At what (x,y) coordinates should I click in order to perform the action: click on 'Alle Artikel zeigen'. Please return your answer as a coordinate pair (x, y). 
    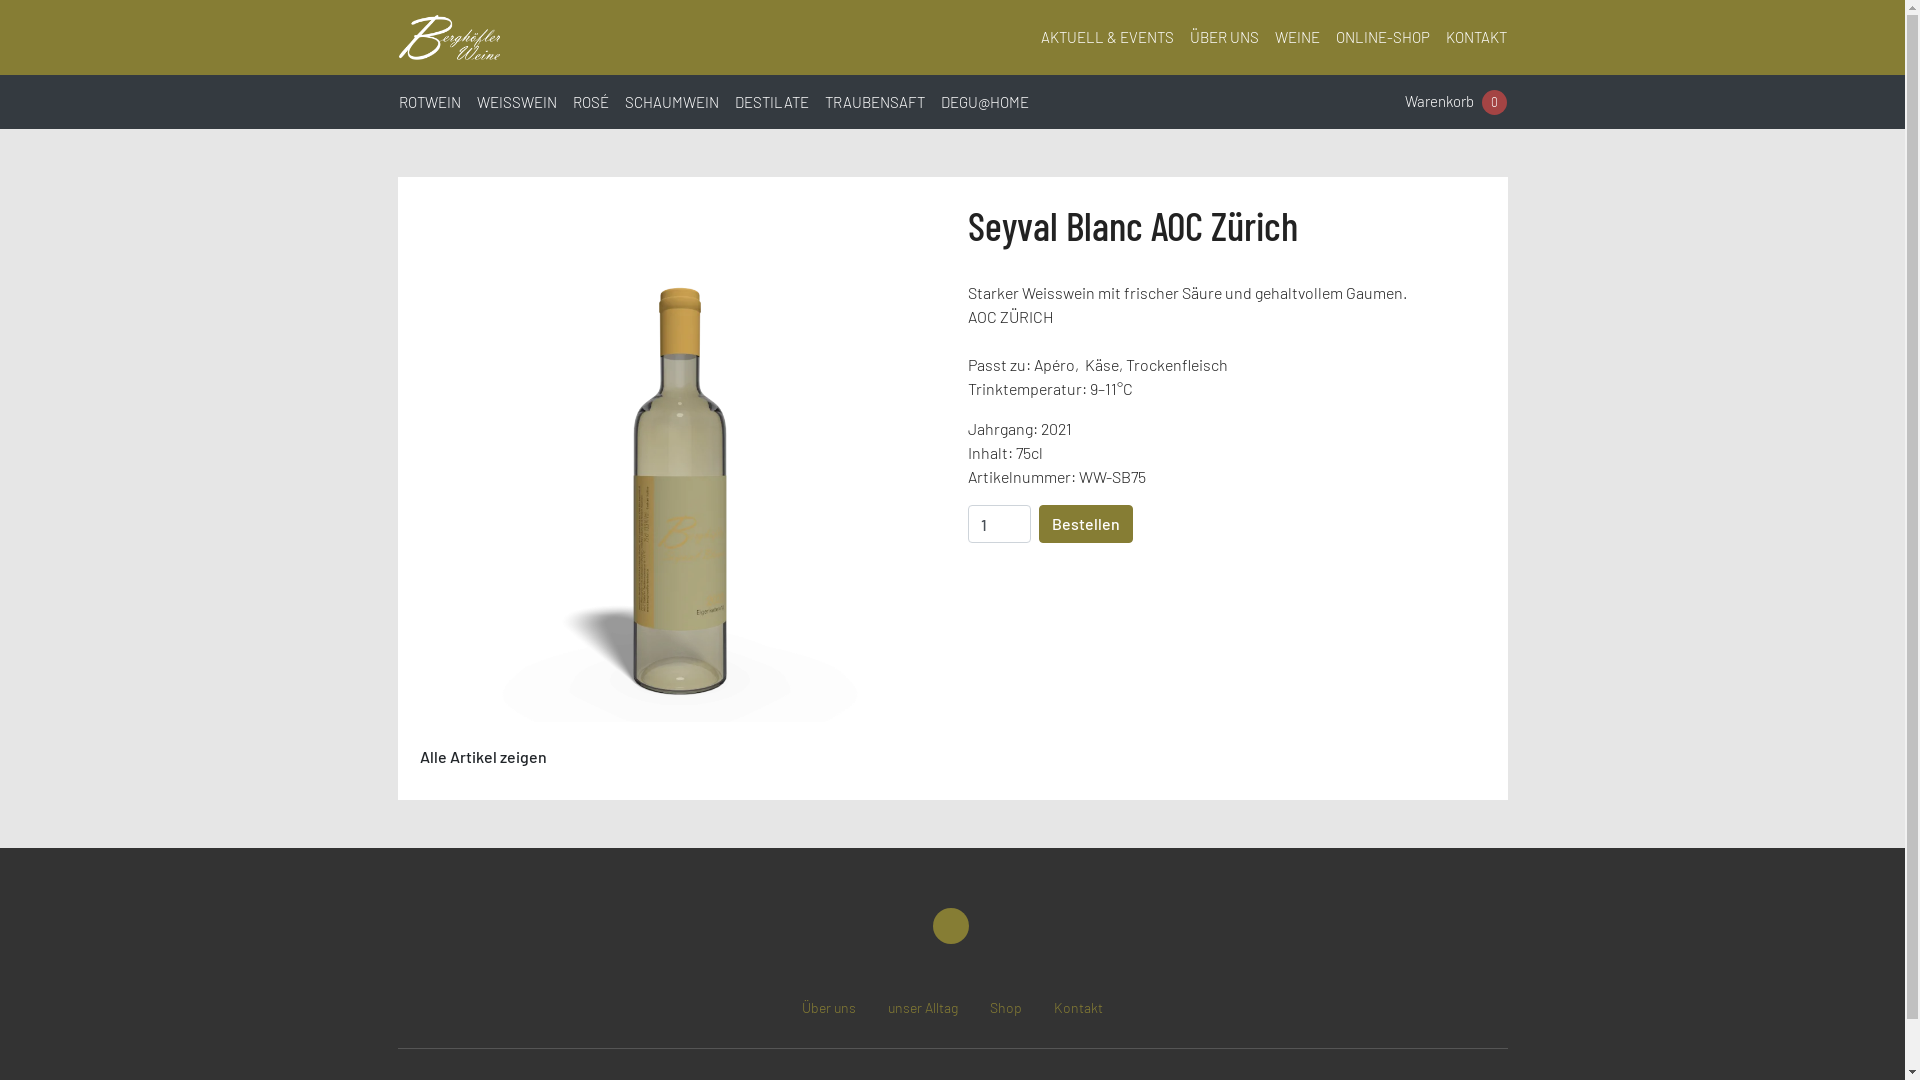
    Looking at the image, I should click on (405, 756).